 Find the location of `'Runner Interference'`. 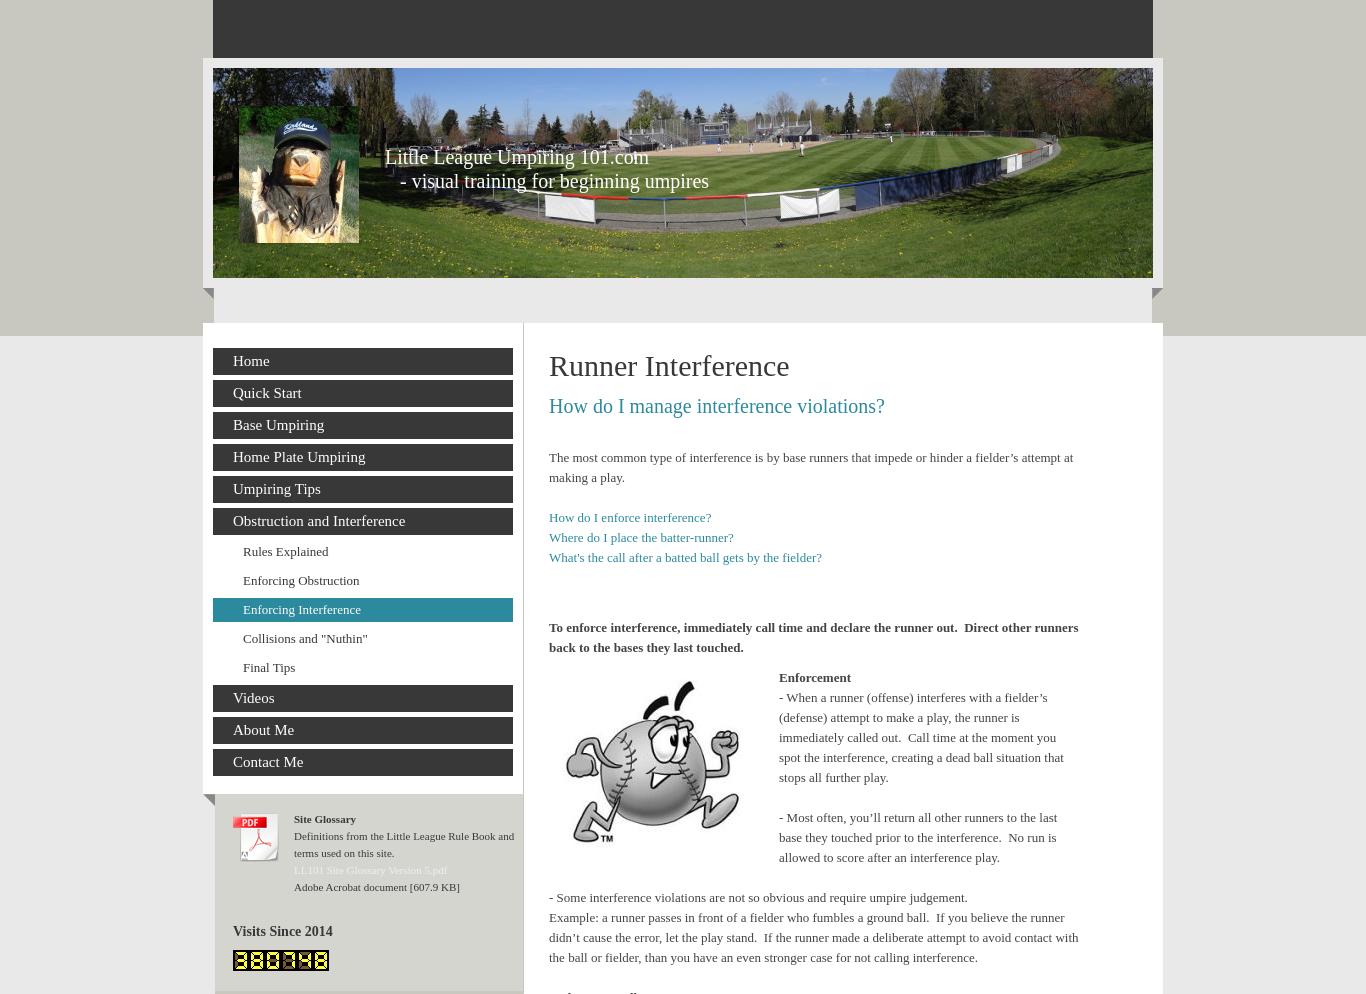

'Runner Interference' is located at coordinates (668, 365).